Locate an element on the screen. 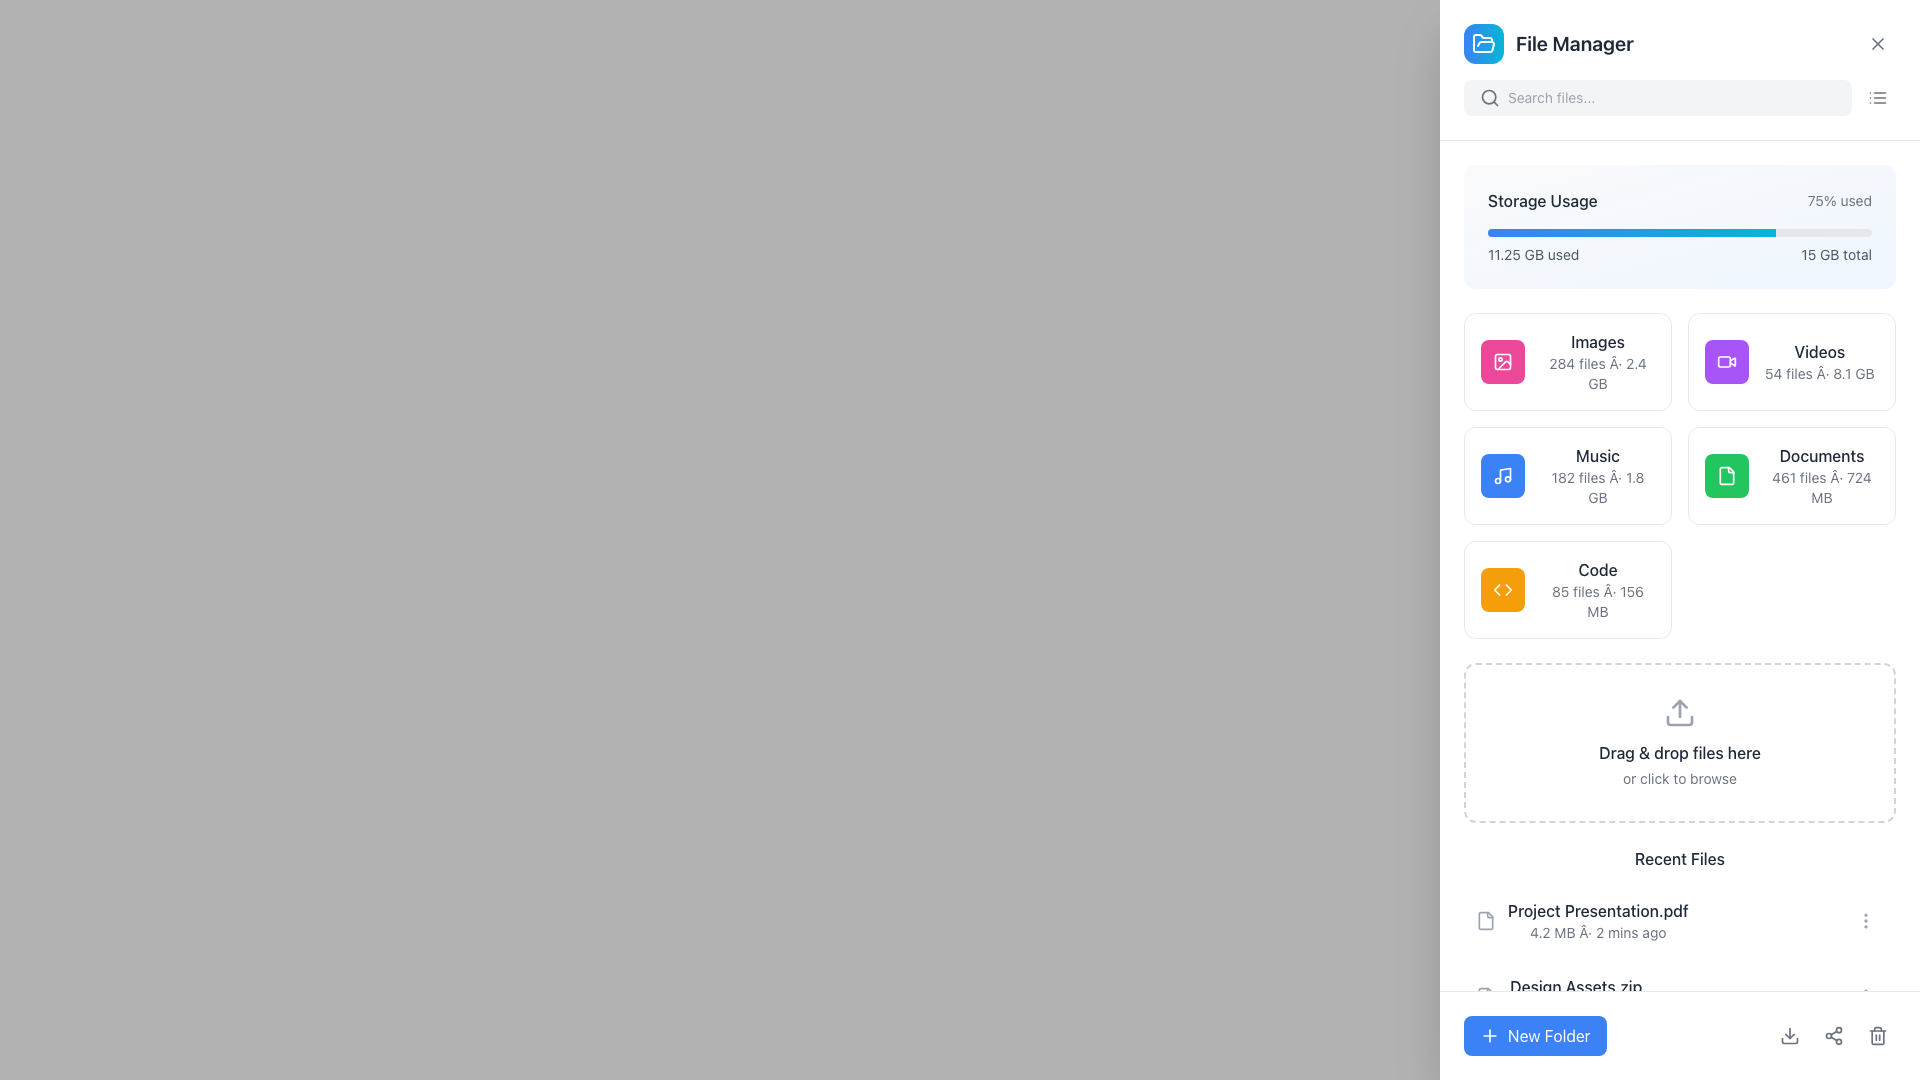  the informational text block that summarizes the 'Music' category is located at coordinates (1597, 475).